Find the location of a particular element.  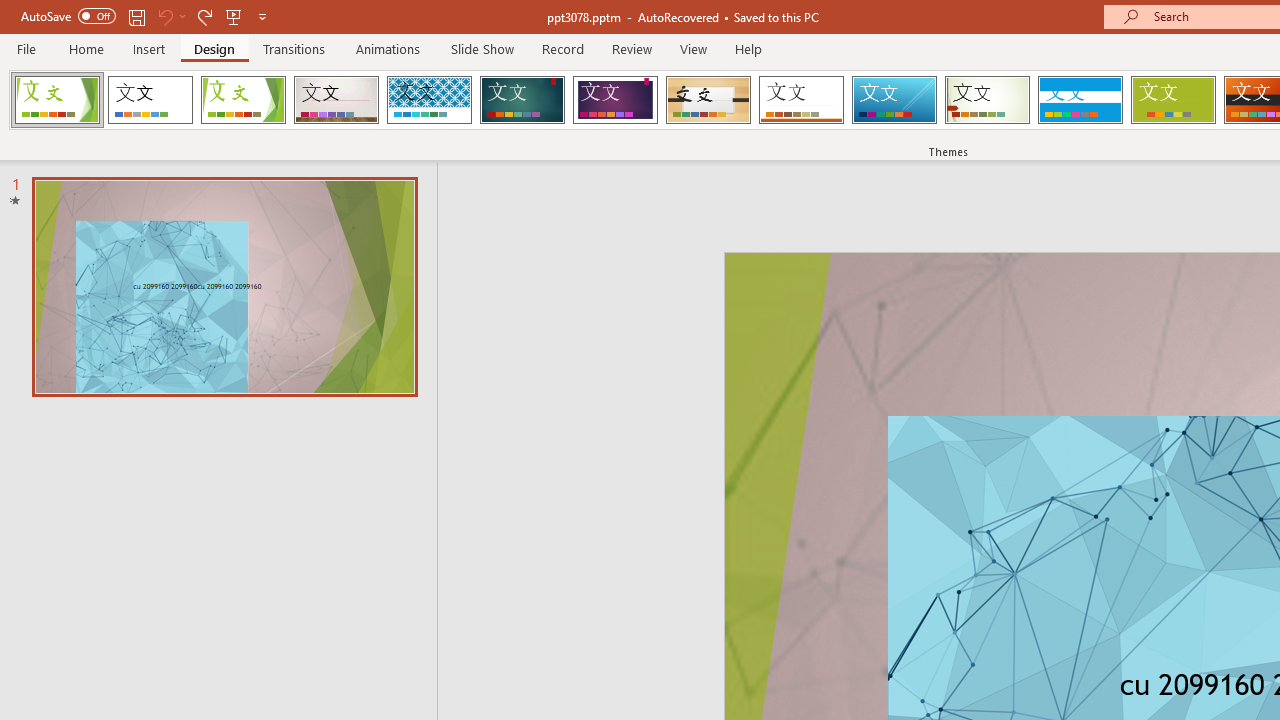

'Ion Loading Preview...' is located at coordinates (522, 100).